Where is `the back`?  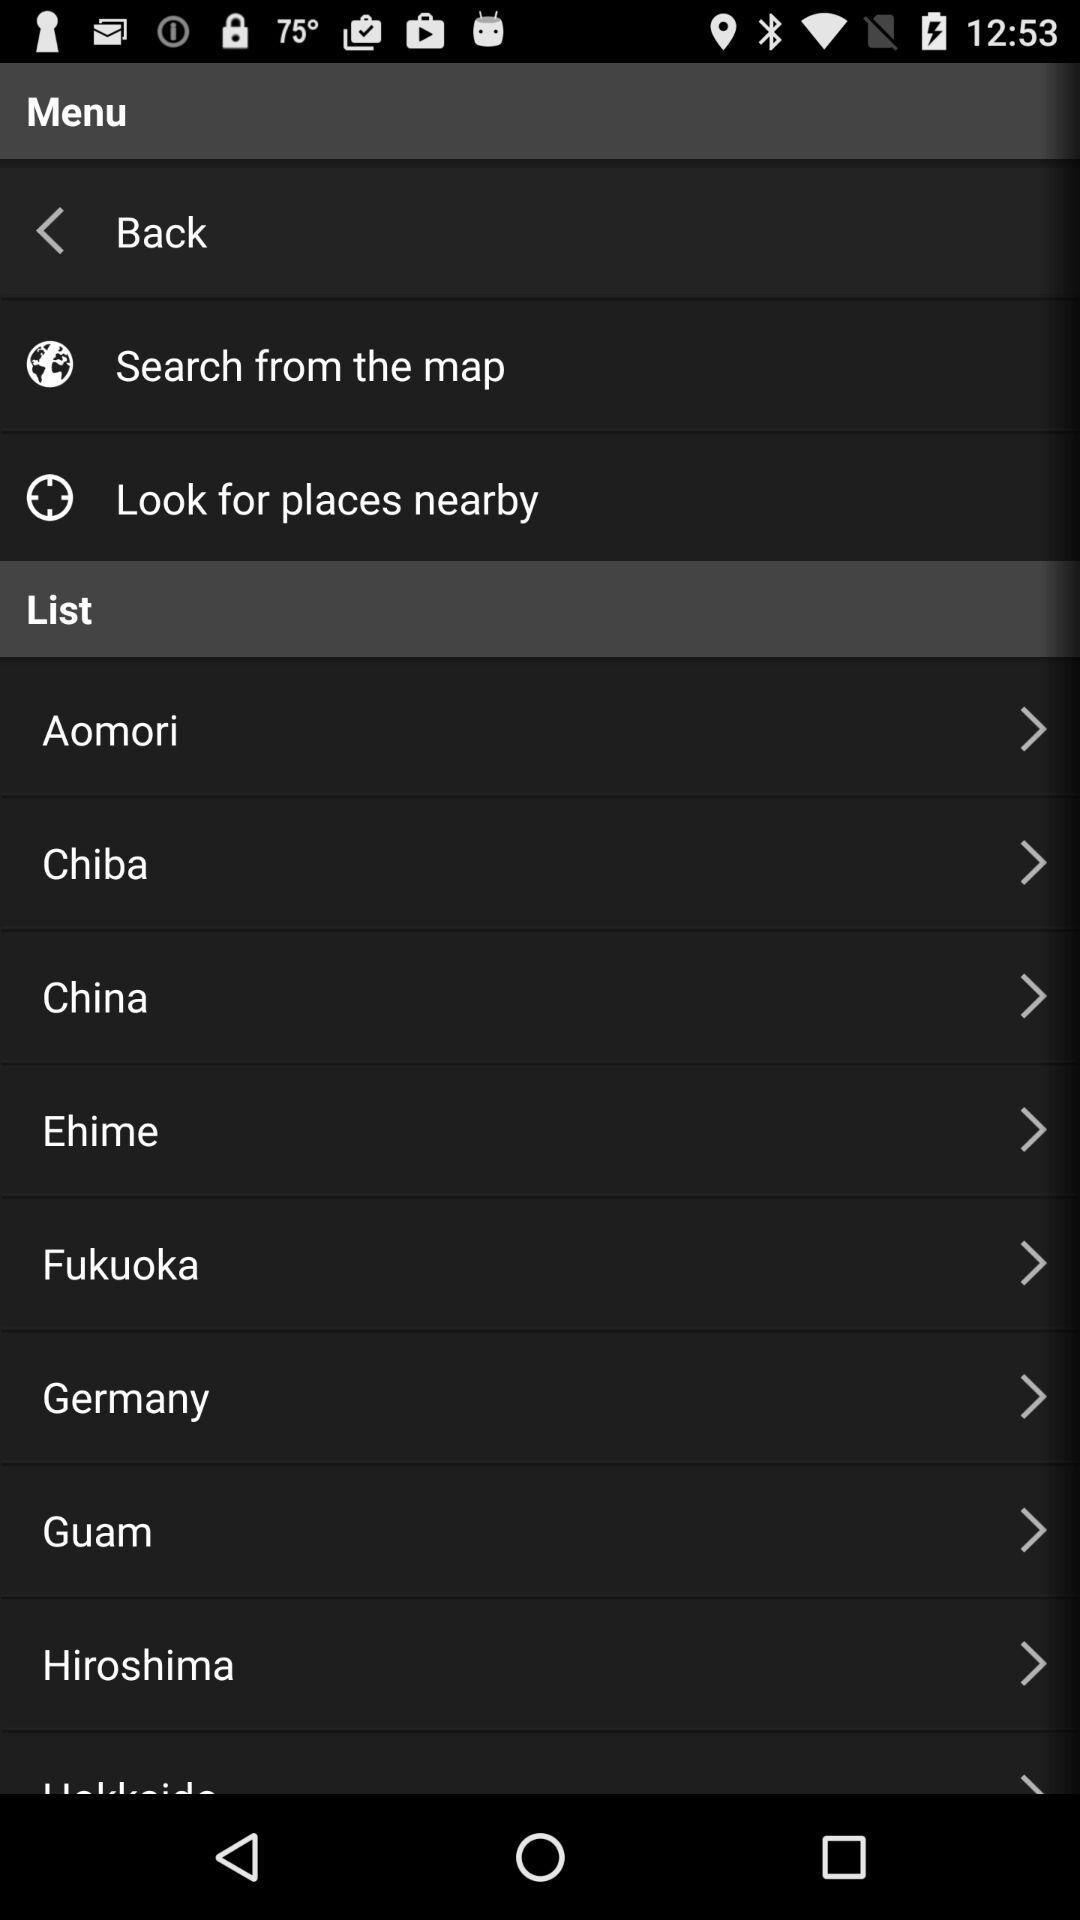 the back is located at coordinates (576, 230).